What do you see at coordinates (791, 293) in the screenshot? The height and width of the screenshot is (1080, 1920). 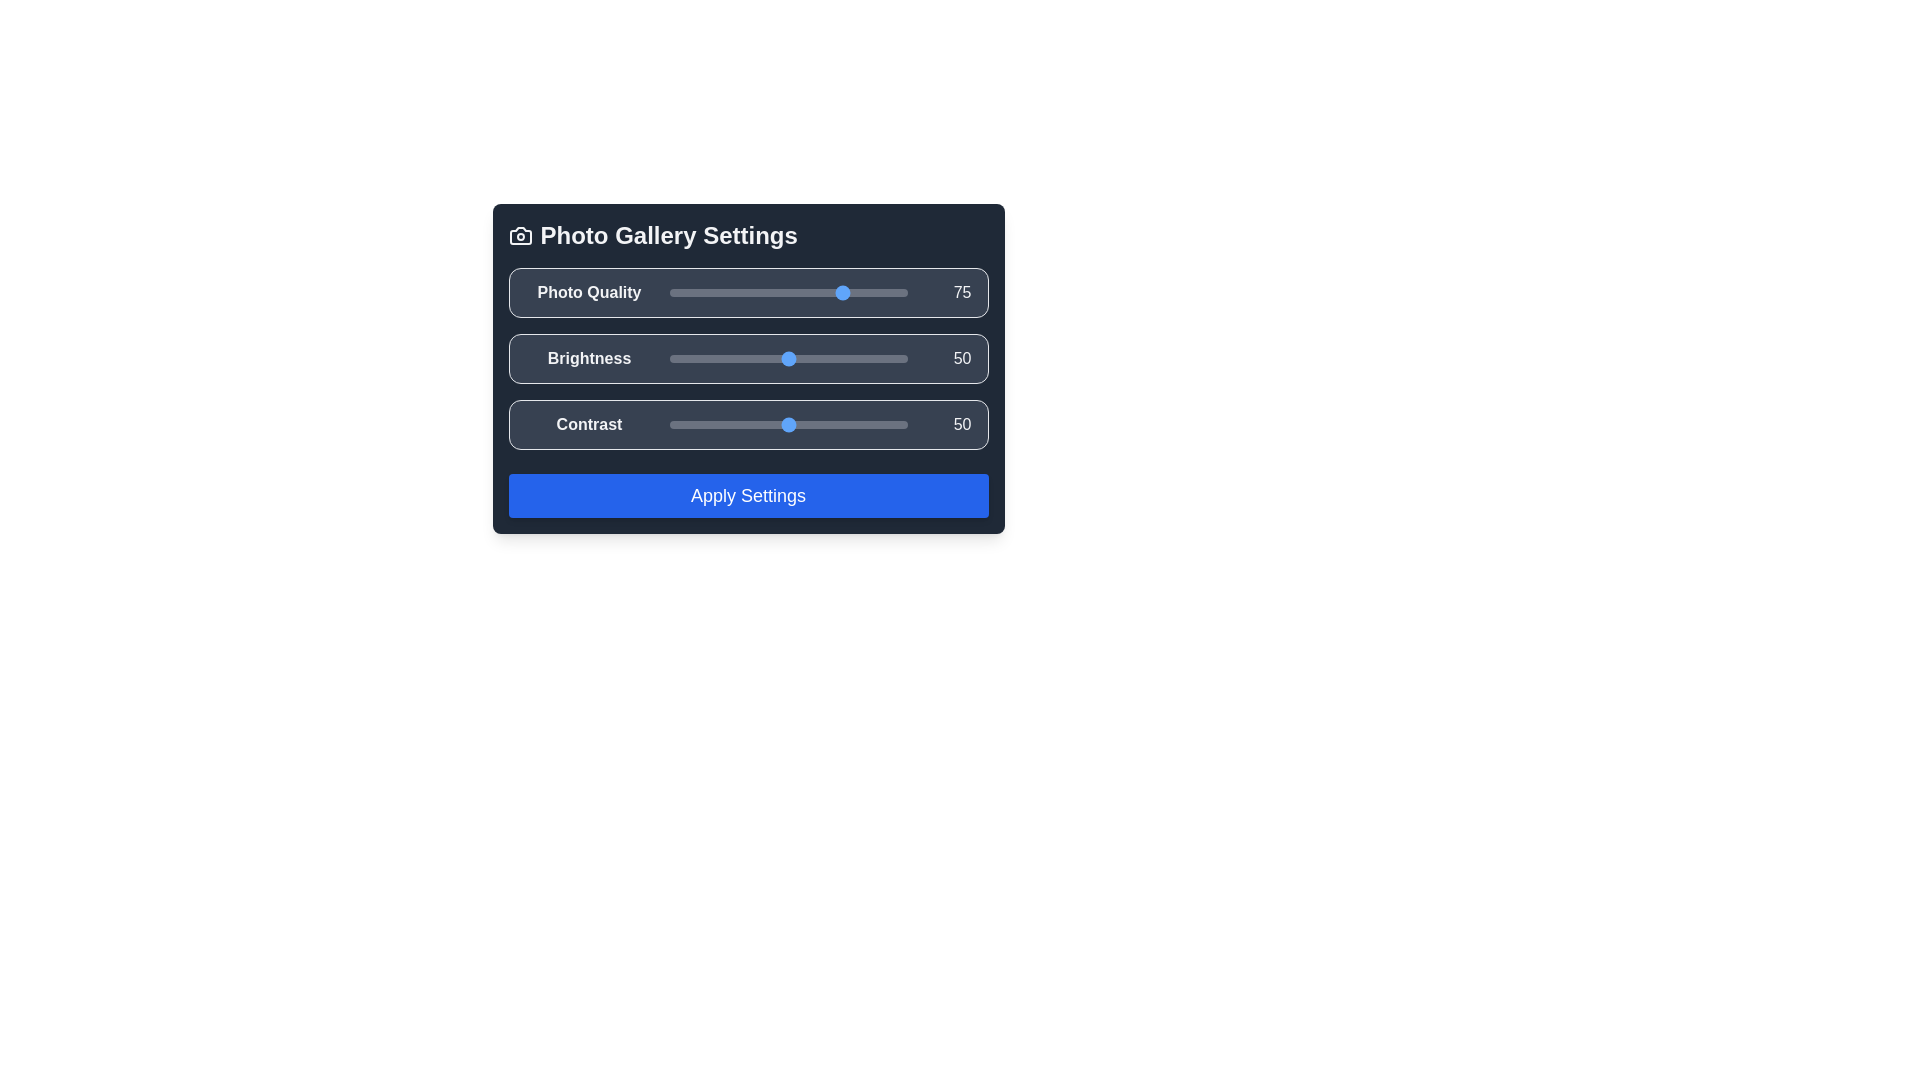 I see `the photo quality` at bounding box center [791, 293].